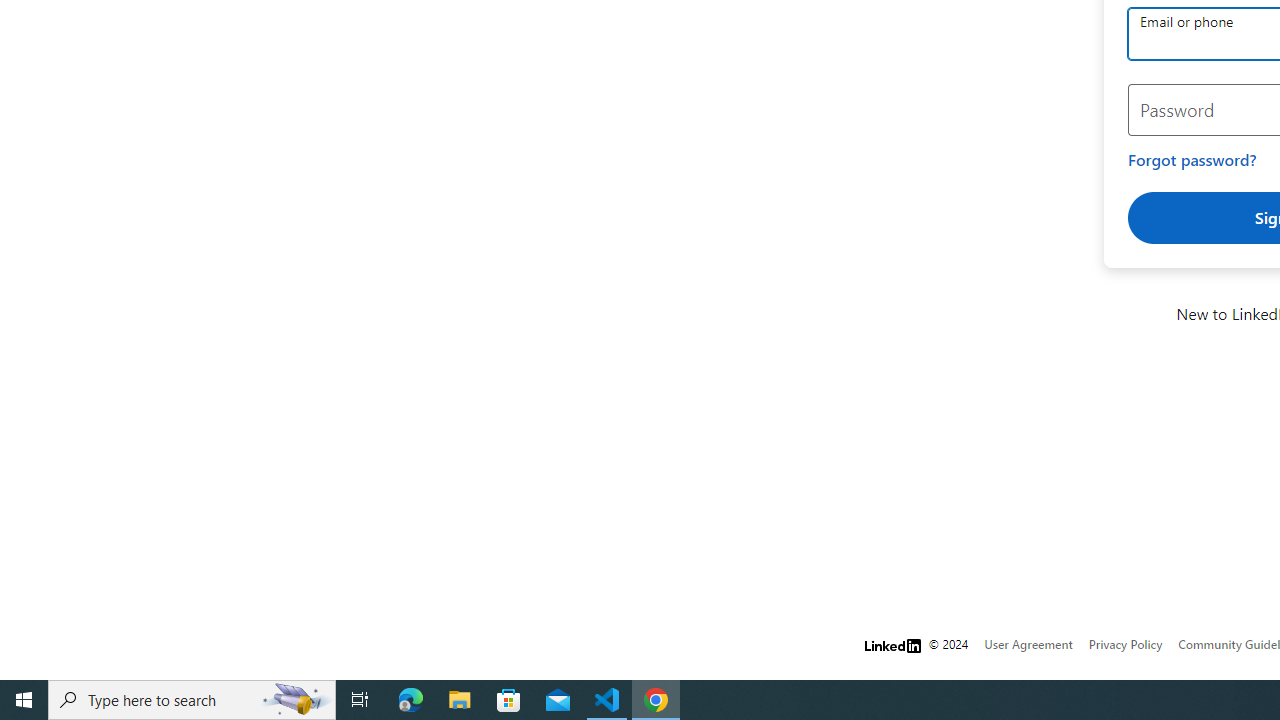 The height and width of the screenshot is (720, 1280). I want to click on 'User Agreement', so click(1028, 644).